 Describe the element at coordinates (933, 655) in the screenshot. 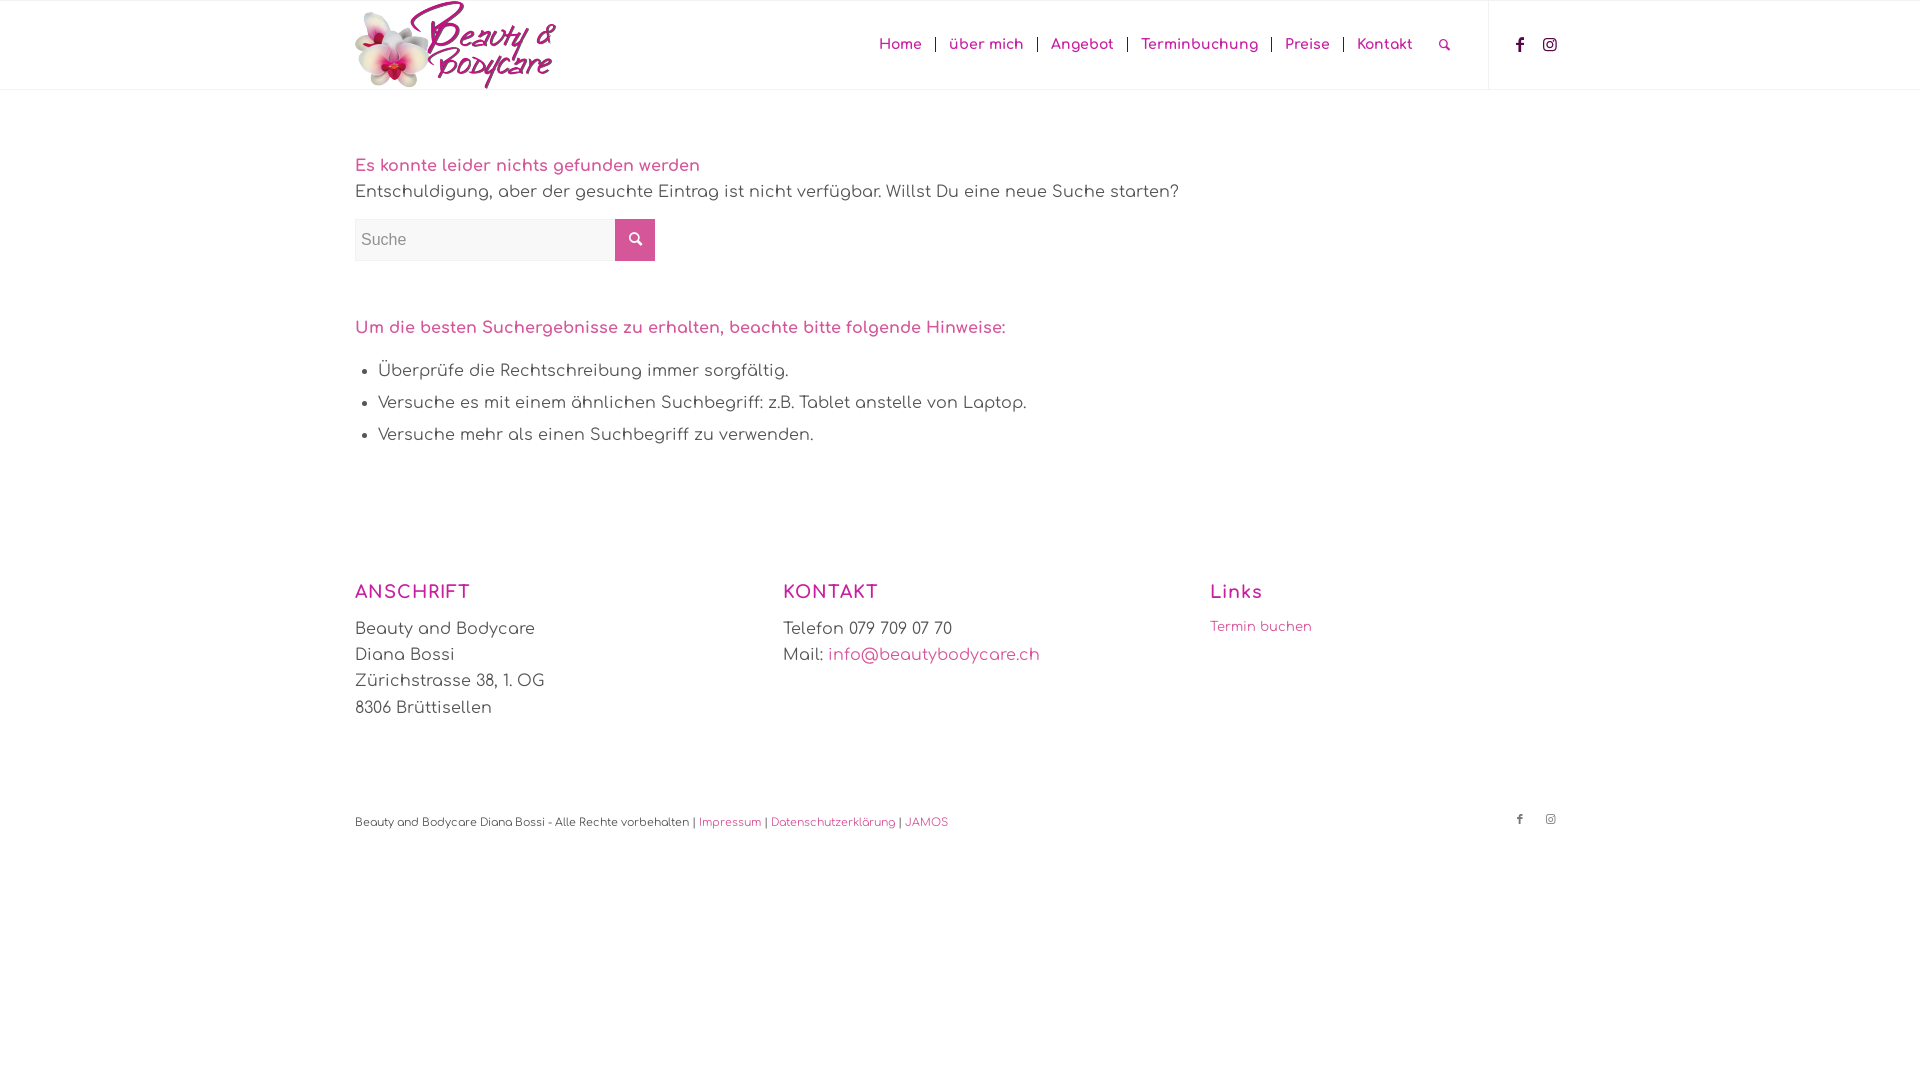

I see `'info@beautybodycare.ch'` at that location.